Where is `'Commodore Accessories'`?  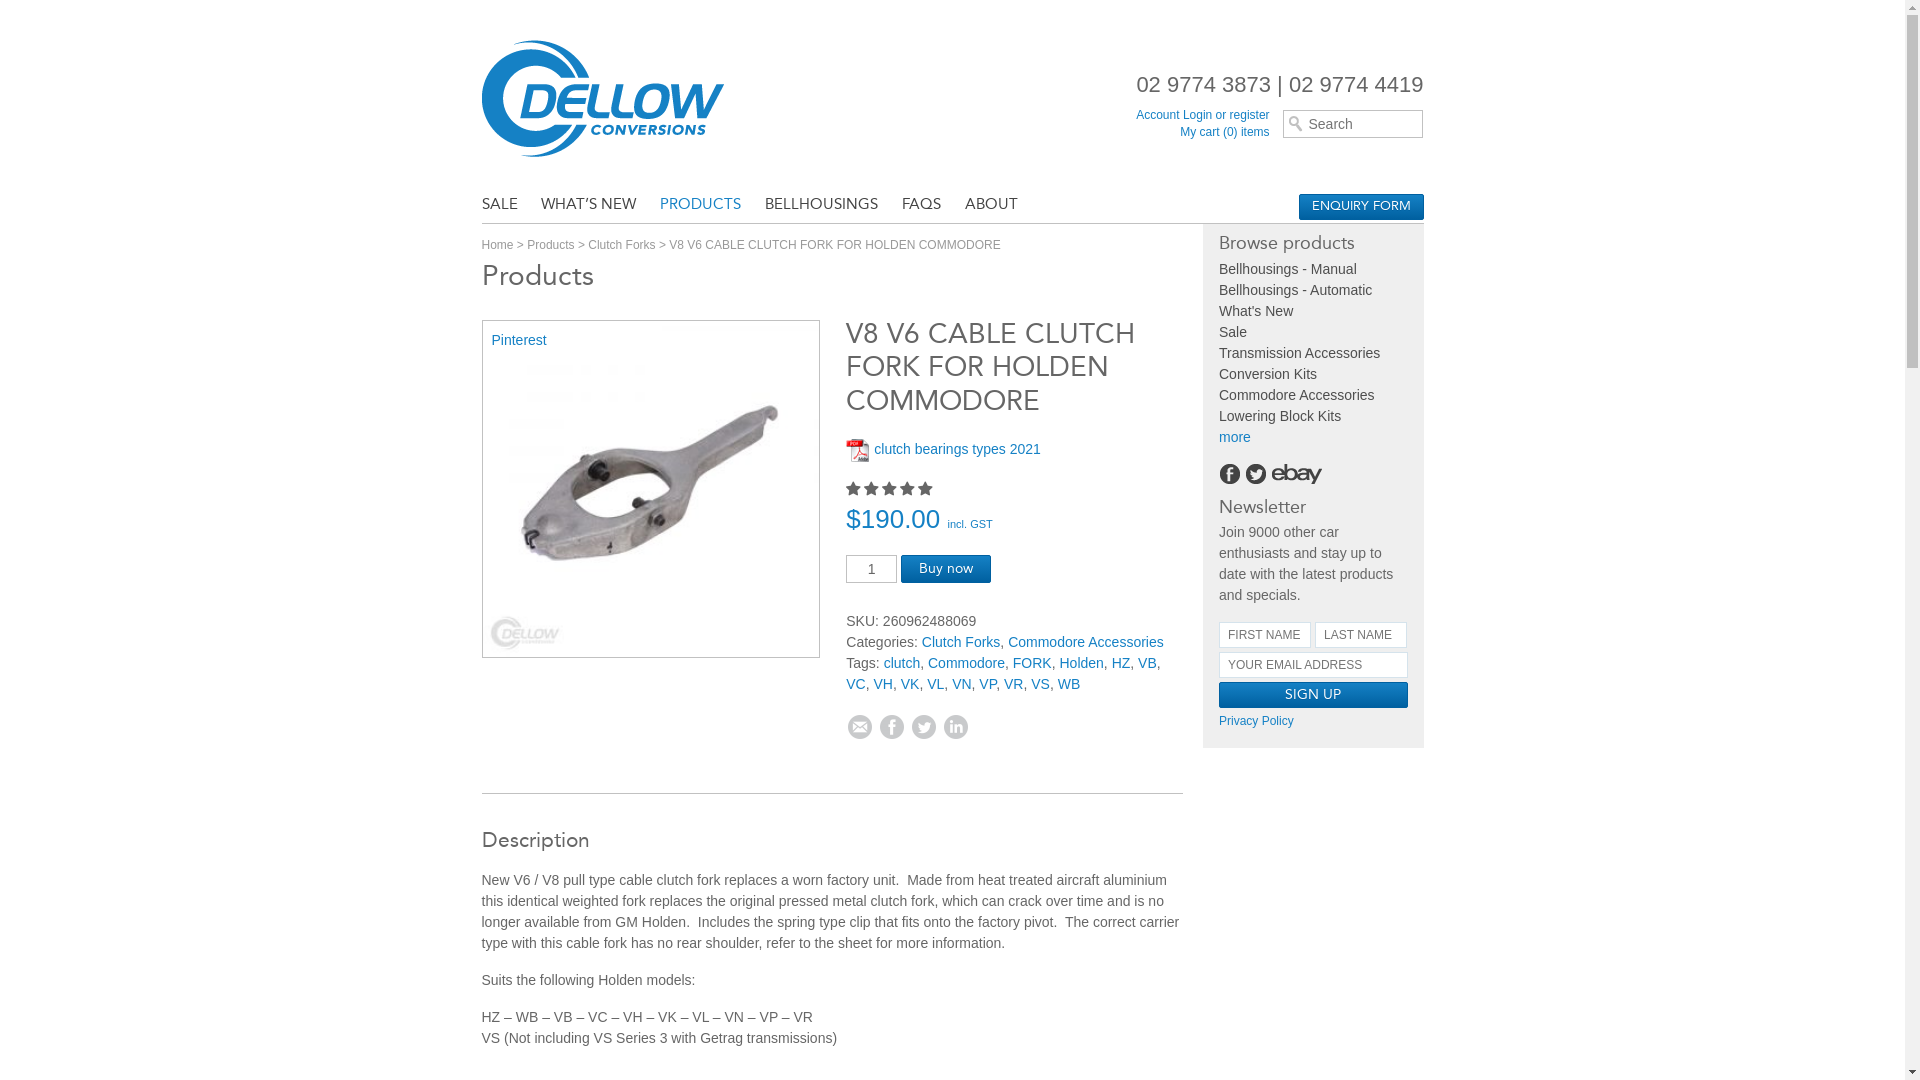 'Commodore Accessories' is located at coordinates (1218, 394).